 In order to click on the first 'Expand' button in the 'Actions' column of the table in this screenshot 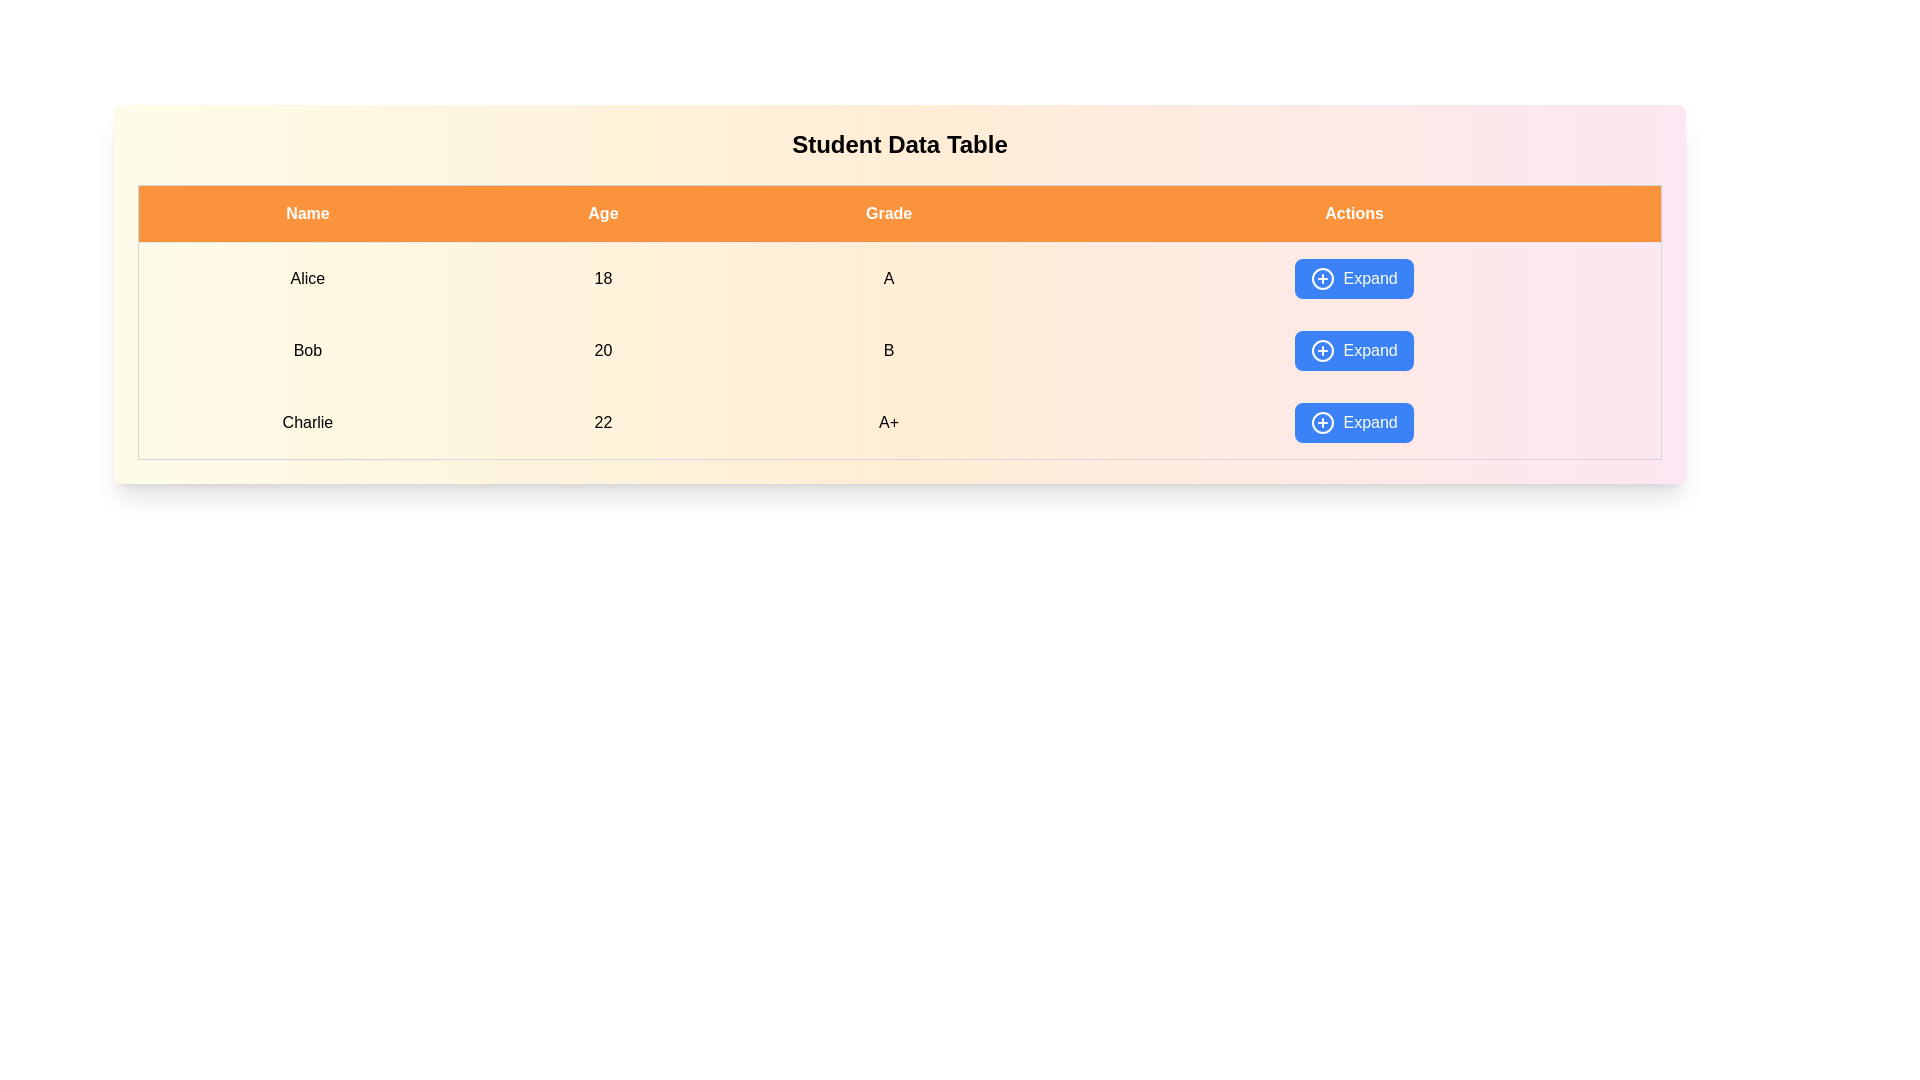, I will do `click(1354, 278)`.